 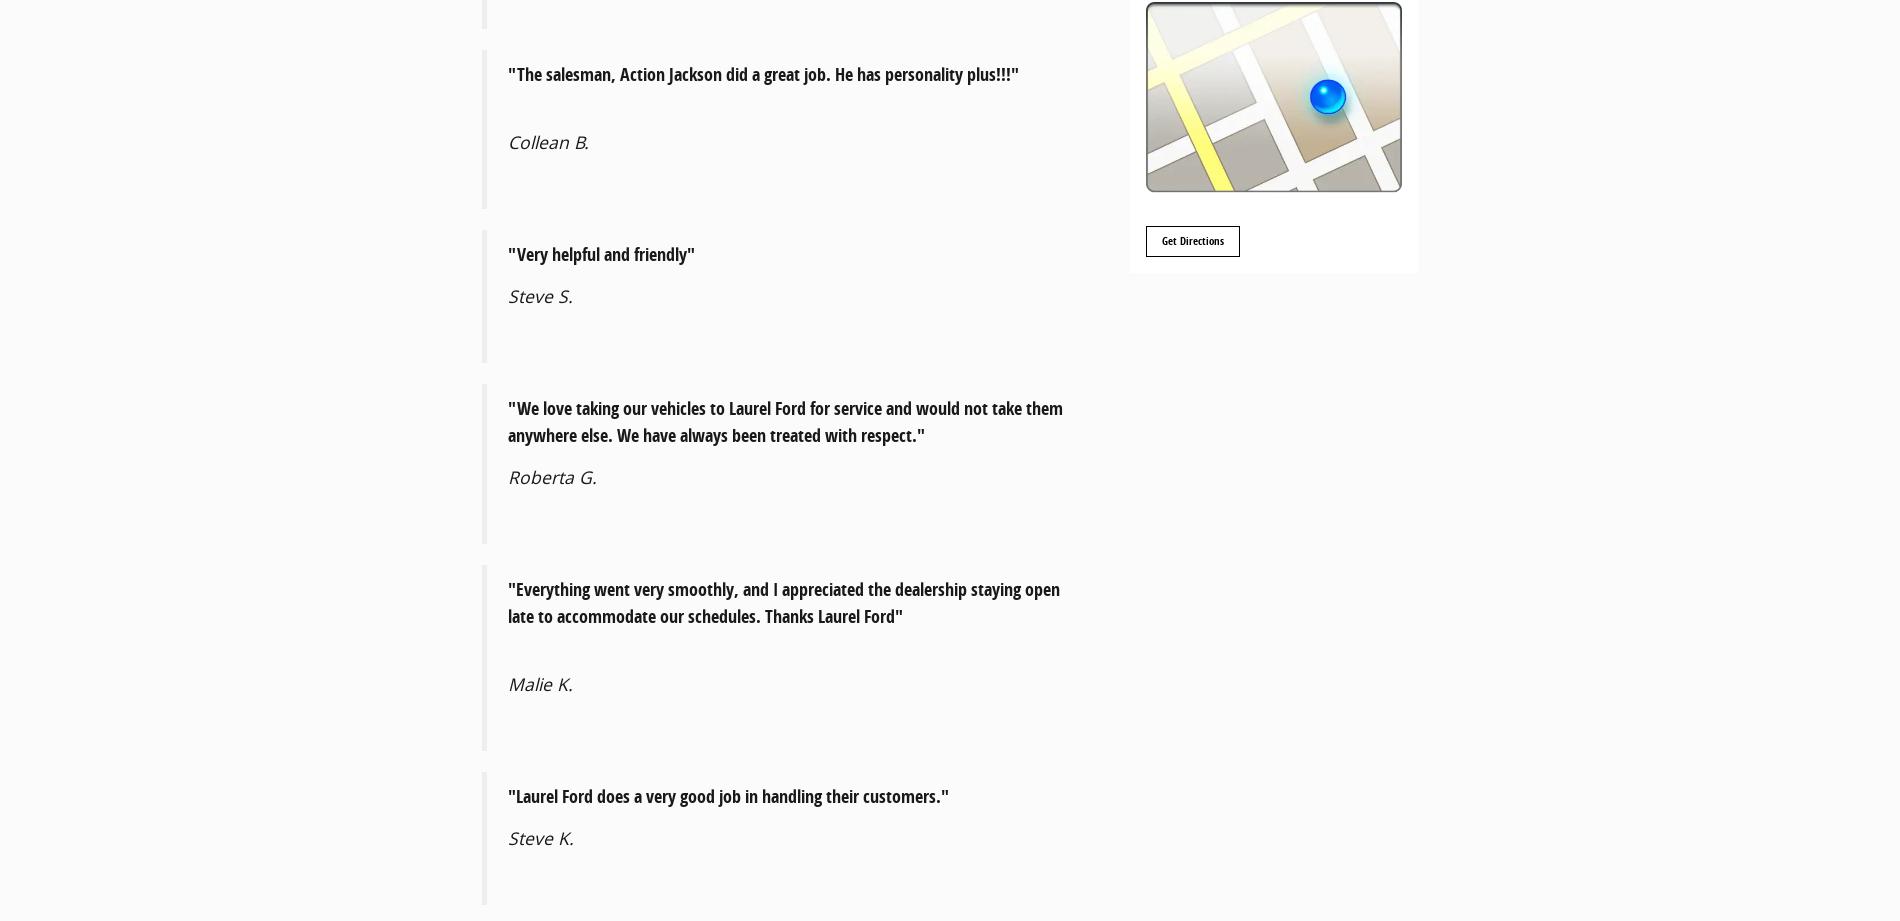 I want to click on 'Roberta 
G.', so click(x=508, y=476).